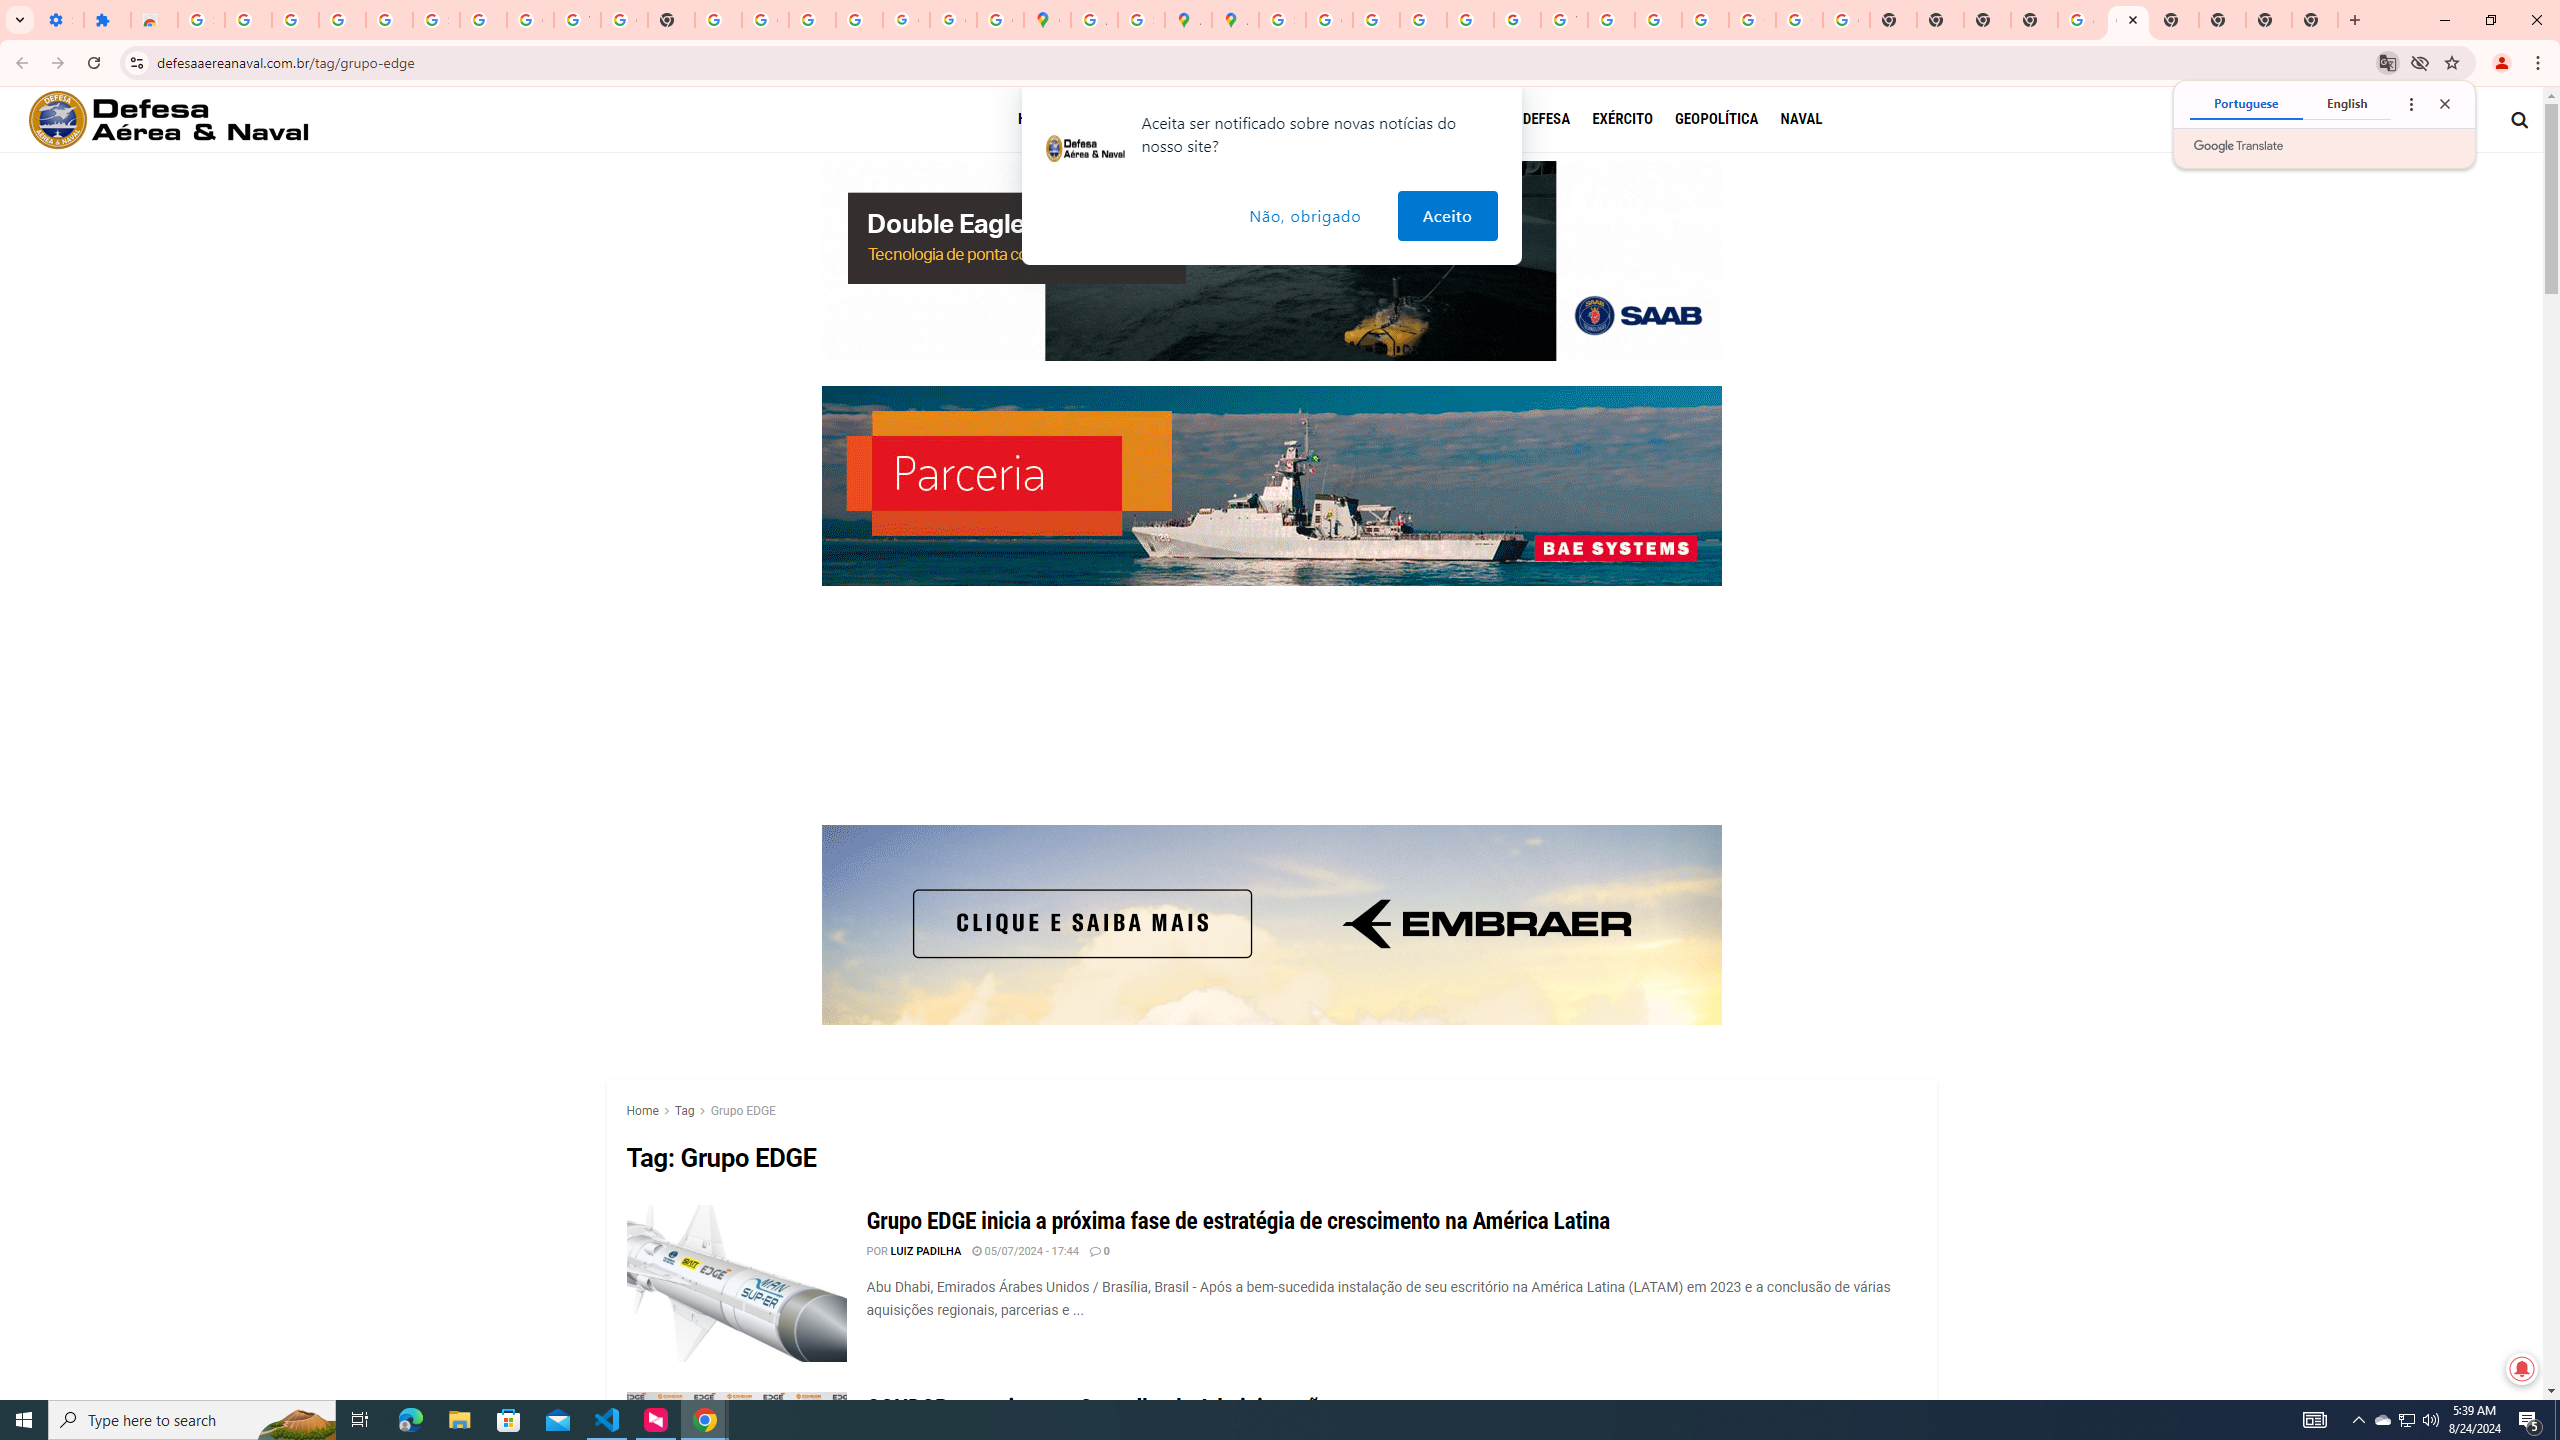  What do you see at coordinates (925, 1251) in the screenshot?
I see `'LUIZ PADILHA'` at bounding box center [925, 1251].